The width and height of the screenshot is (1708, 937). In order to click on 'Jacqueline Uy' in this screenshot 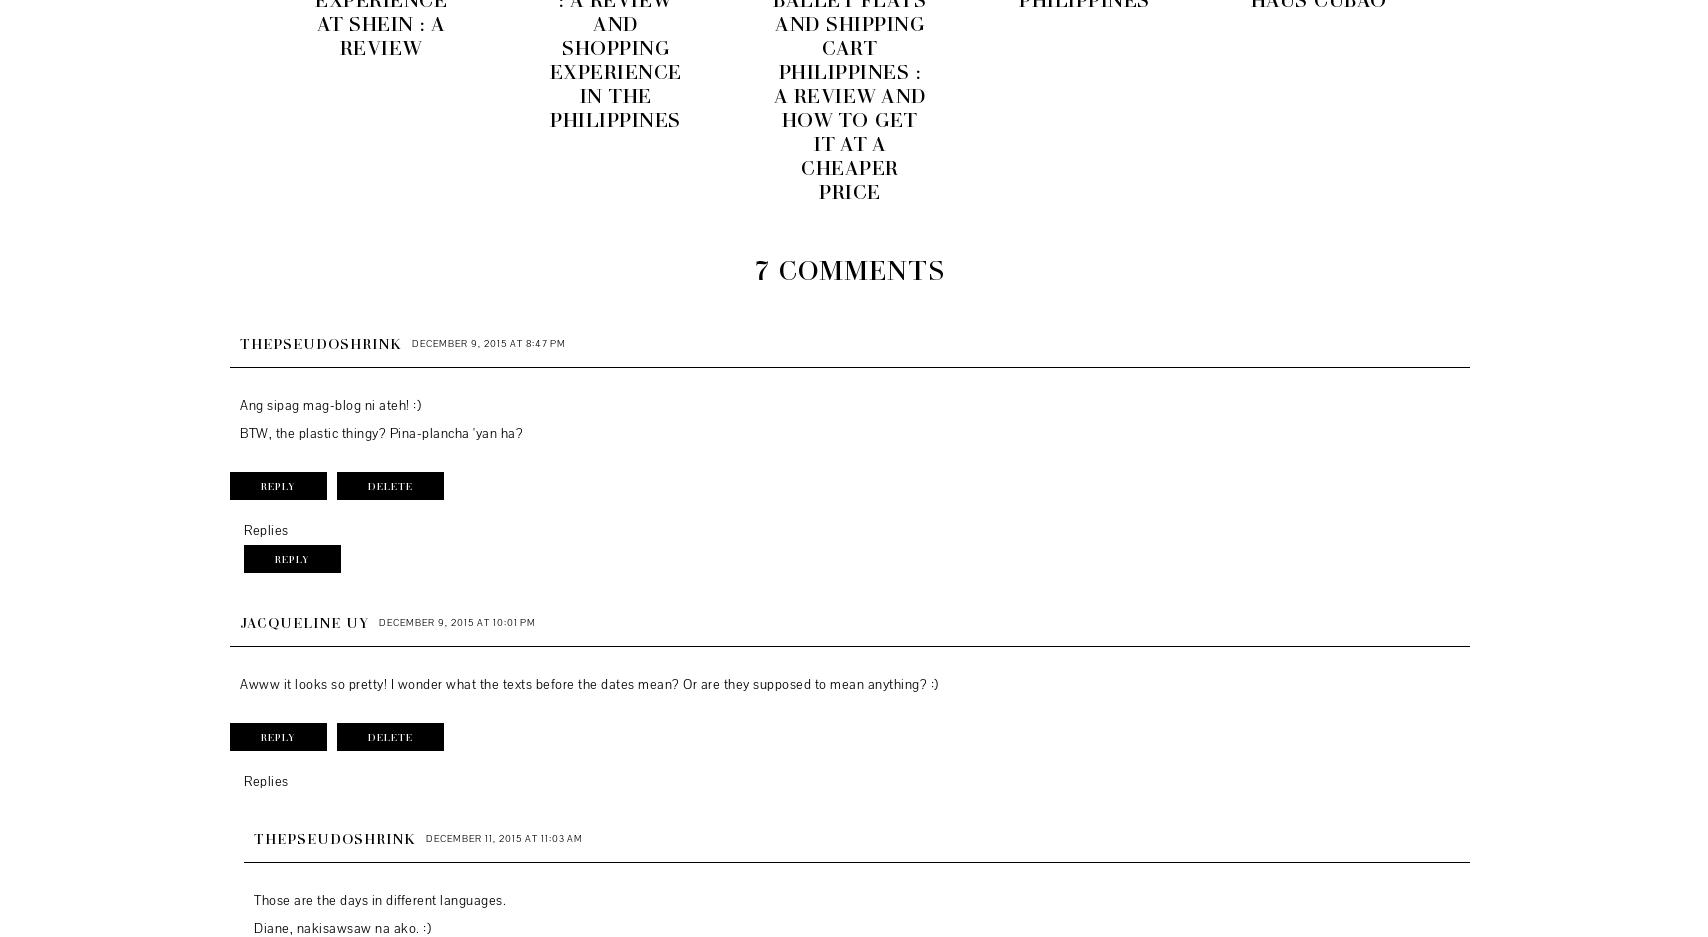, I will do `click(304, 621)`.